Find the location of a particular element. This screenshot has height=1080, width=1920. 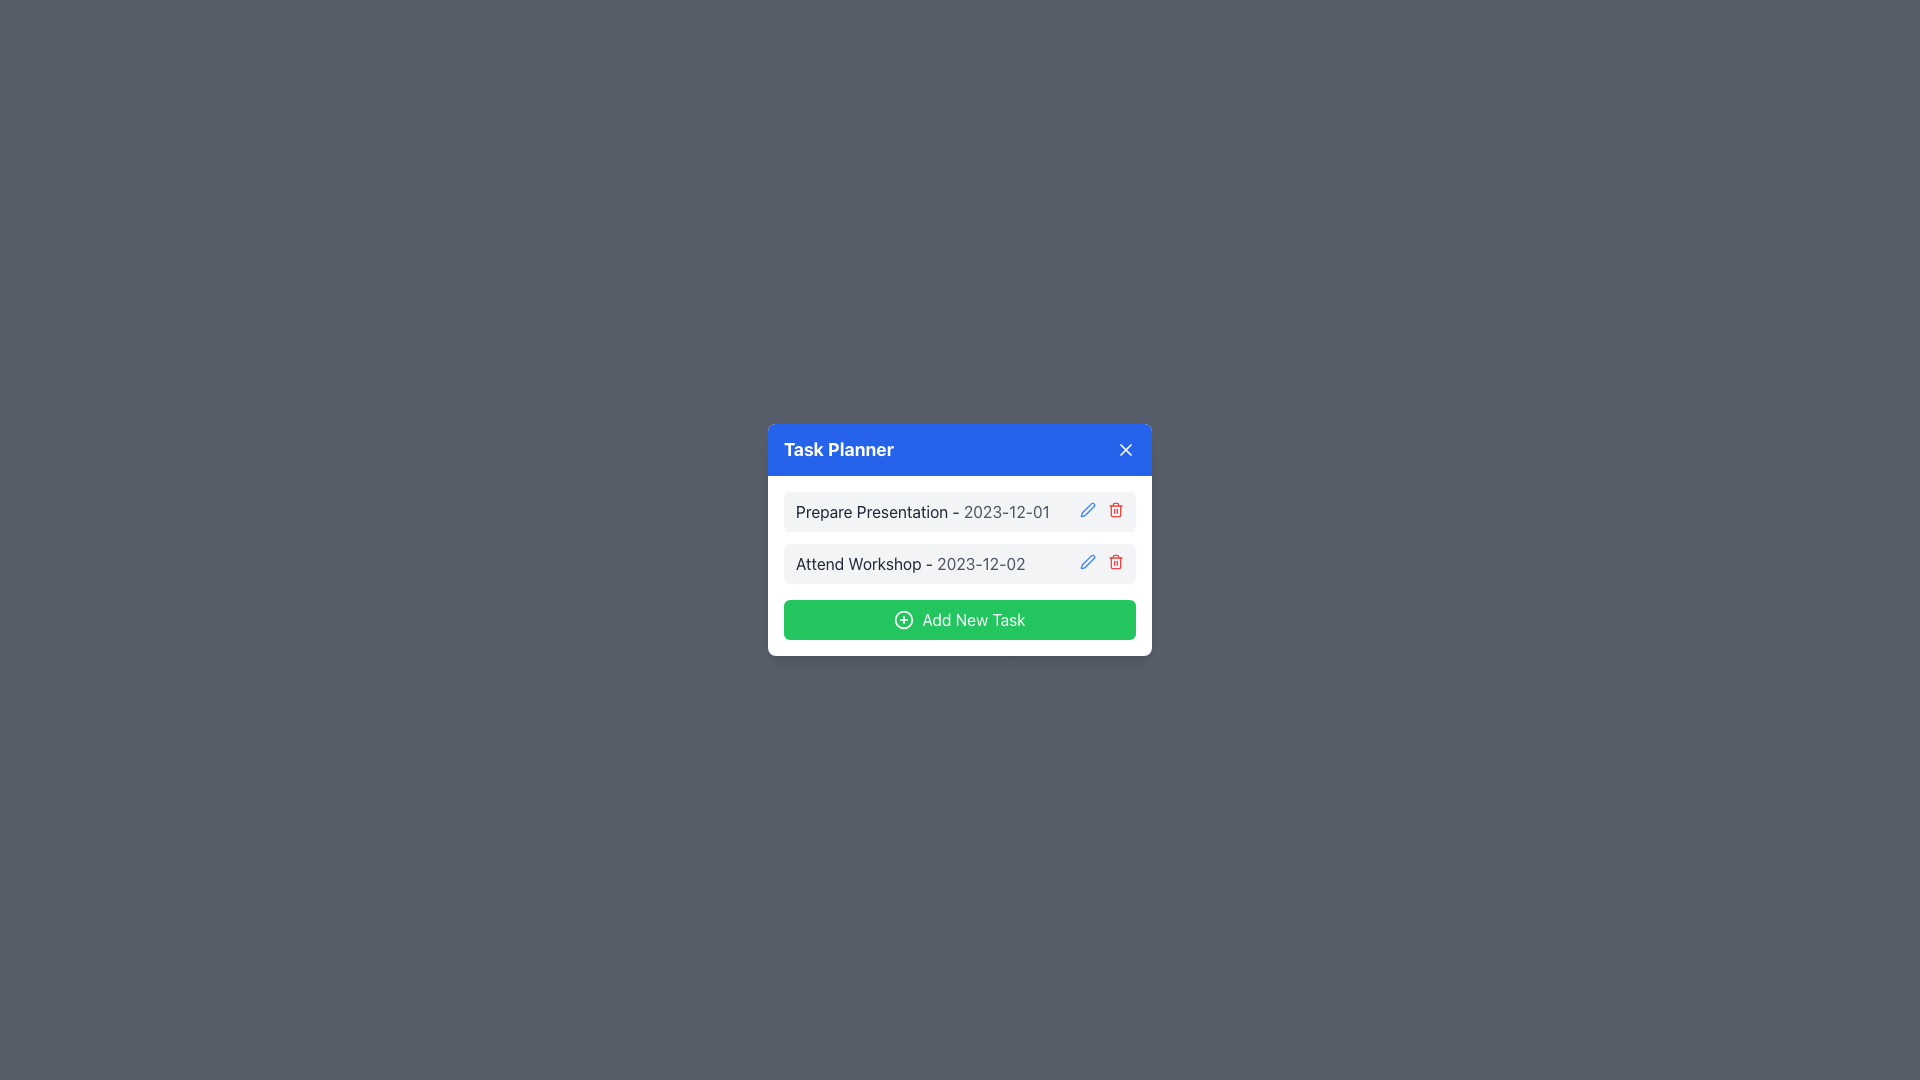

text label that says 'Add New Task', which is styled in white on a green background and is centrally aligned within a green button at the bottom of the 'Task Planner' dialog is located at coordinates (974, 619).